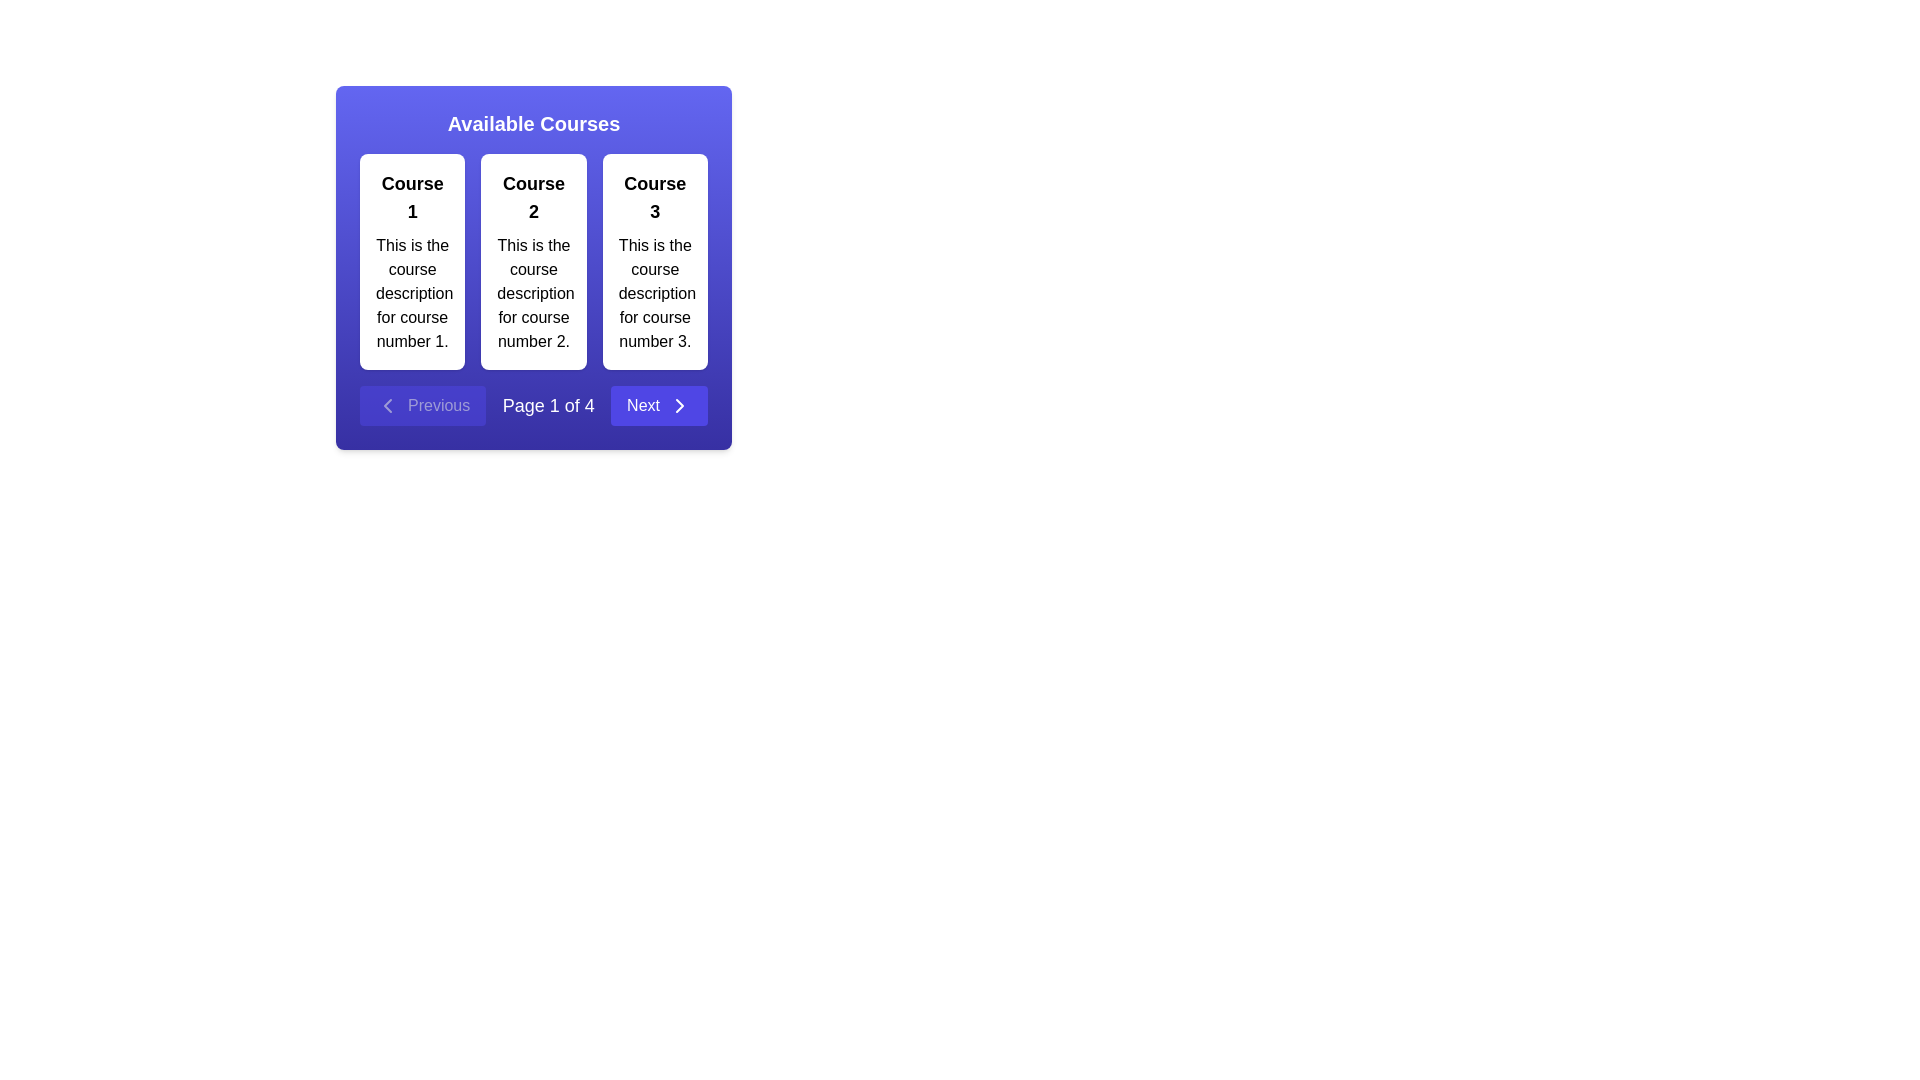 This screenshot has height=1080, width=1920. I want to click on the textual description for 'Course 1' located in the first card of the course list, situated below the title, so click(411, 293).